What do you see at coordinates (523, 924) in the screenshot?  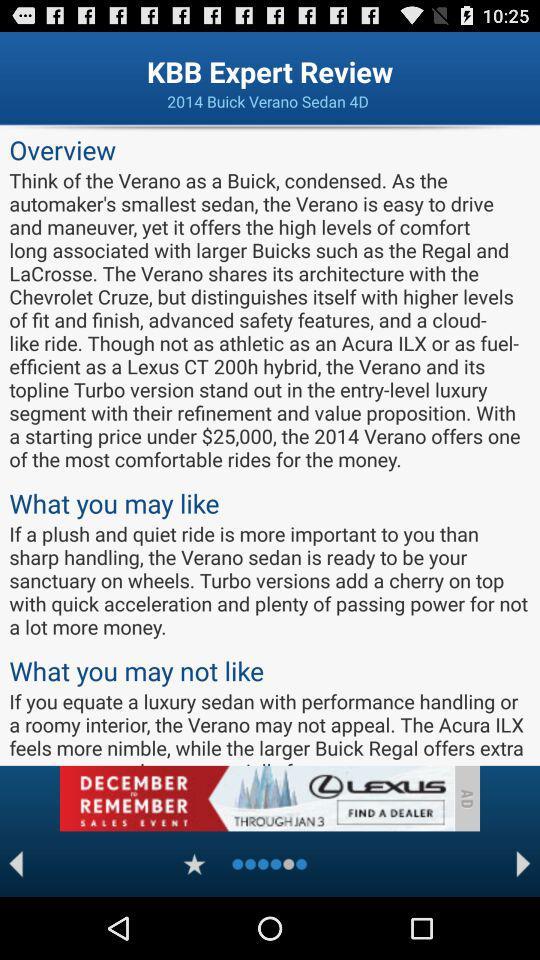 I see `the play icon` at bounding box center [523, 924].